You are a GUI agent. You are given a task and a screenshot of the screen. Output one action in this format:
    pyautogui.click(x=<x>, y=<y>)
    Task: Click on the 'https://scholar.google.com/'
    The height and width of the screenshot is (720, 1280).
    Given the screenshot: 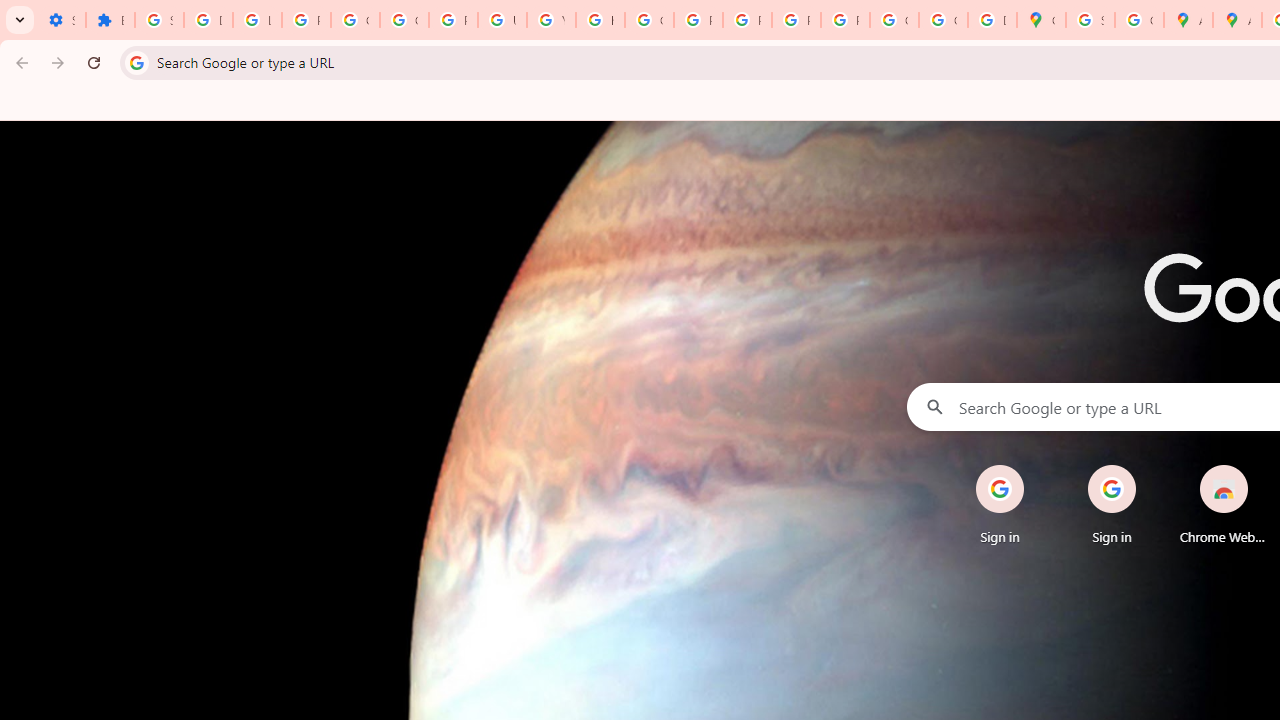 What is the action you would take?
    pyautogui.click(x=599, y=20)
    